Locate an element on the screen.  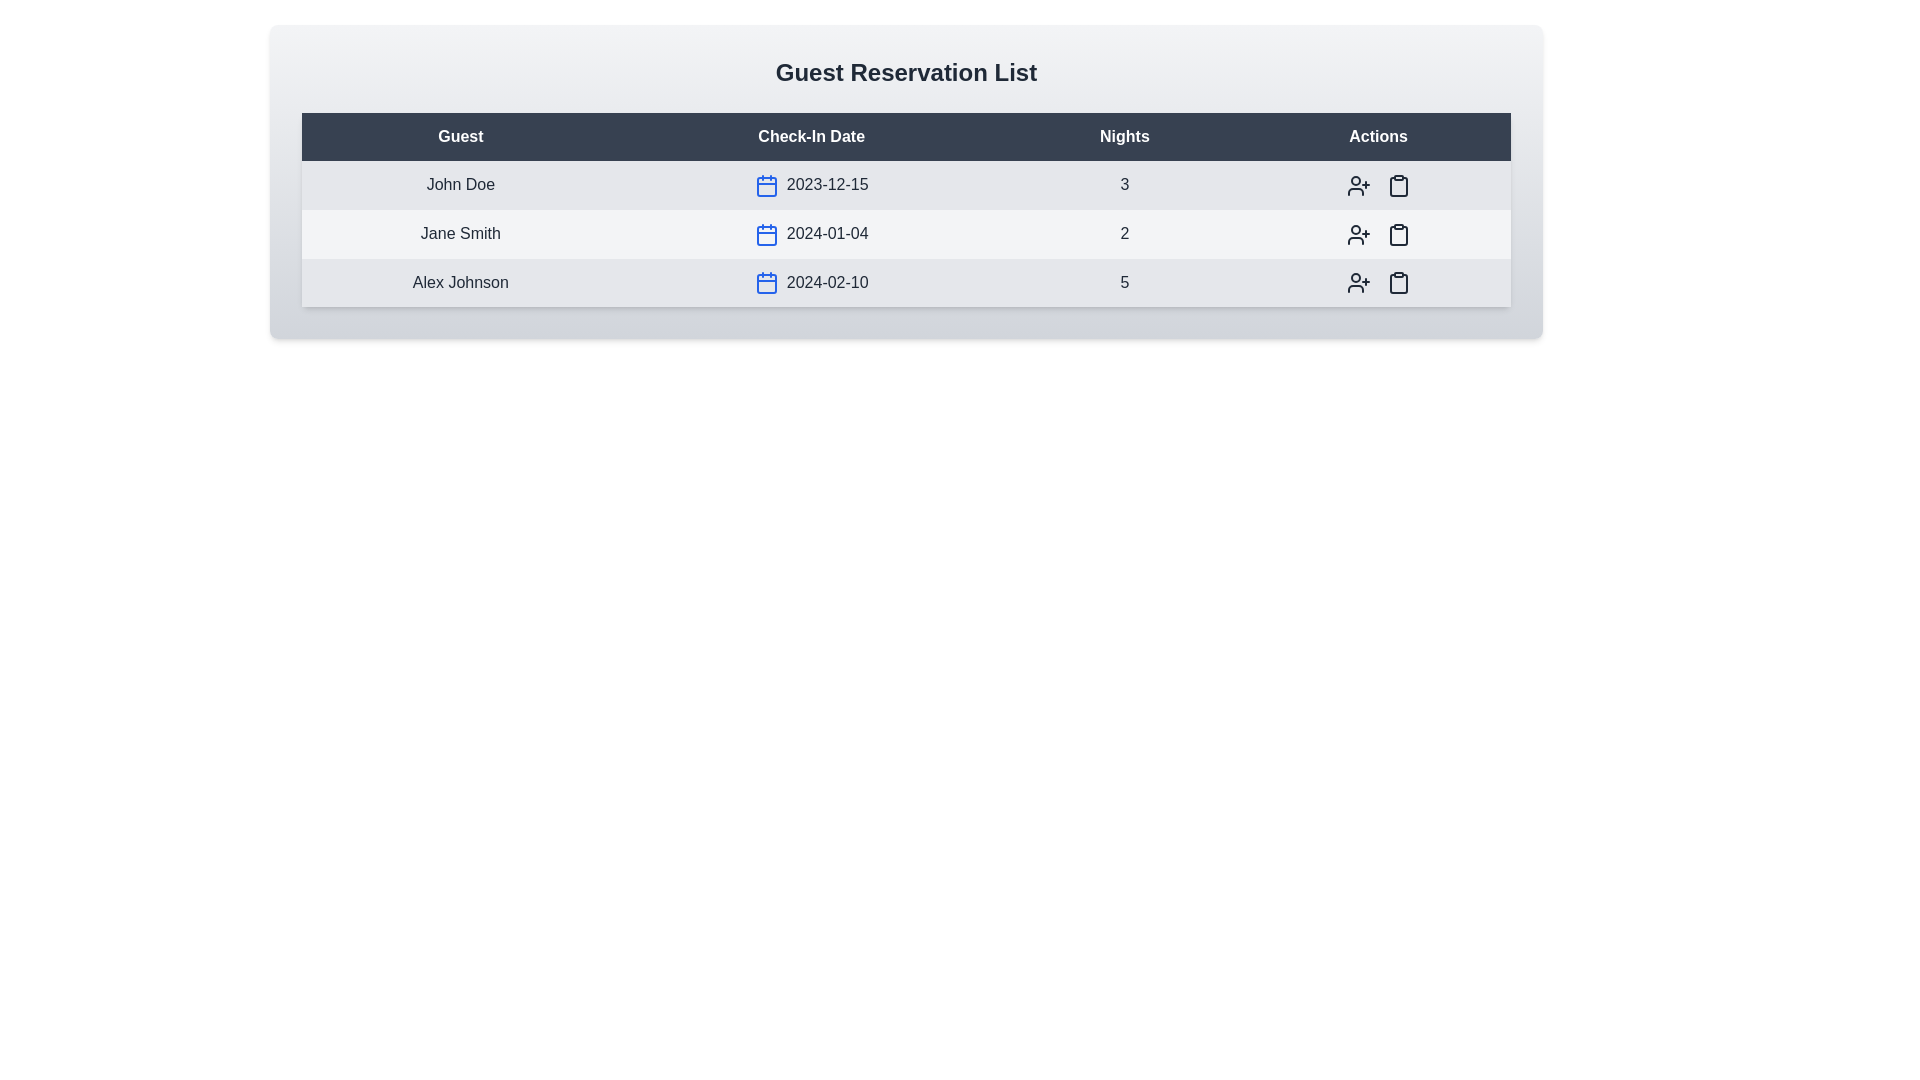
the icon button resembling a person with a plus sign in the 'Actions' column of the third row aligned with 'Alex Johnson' is located at coordinates (1358, 282).